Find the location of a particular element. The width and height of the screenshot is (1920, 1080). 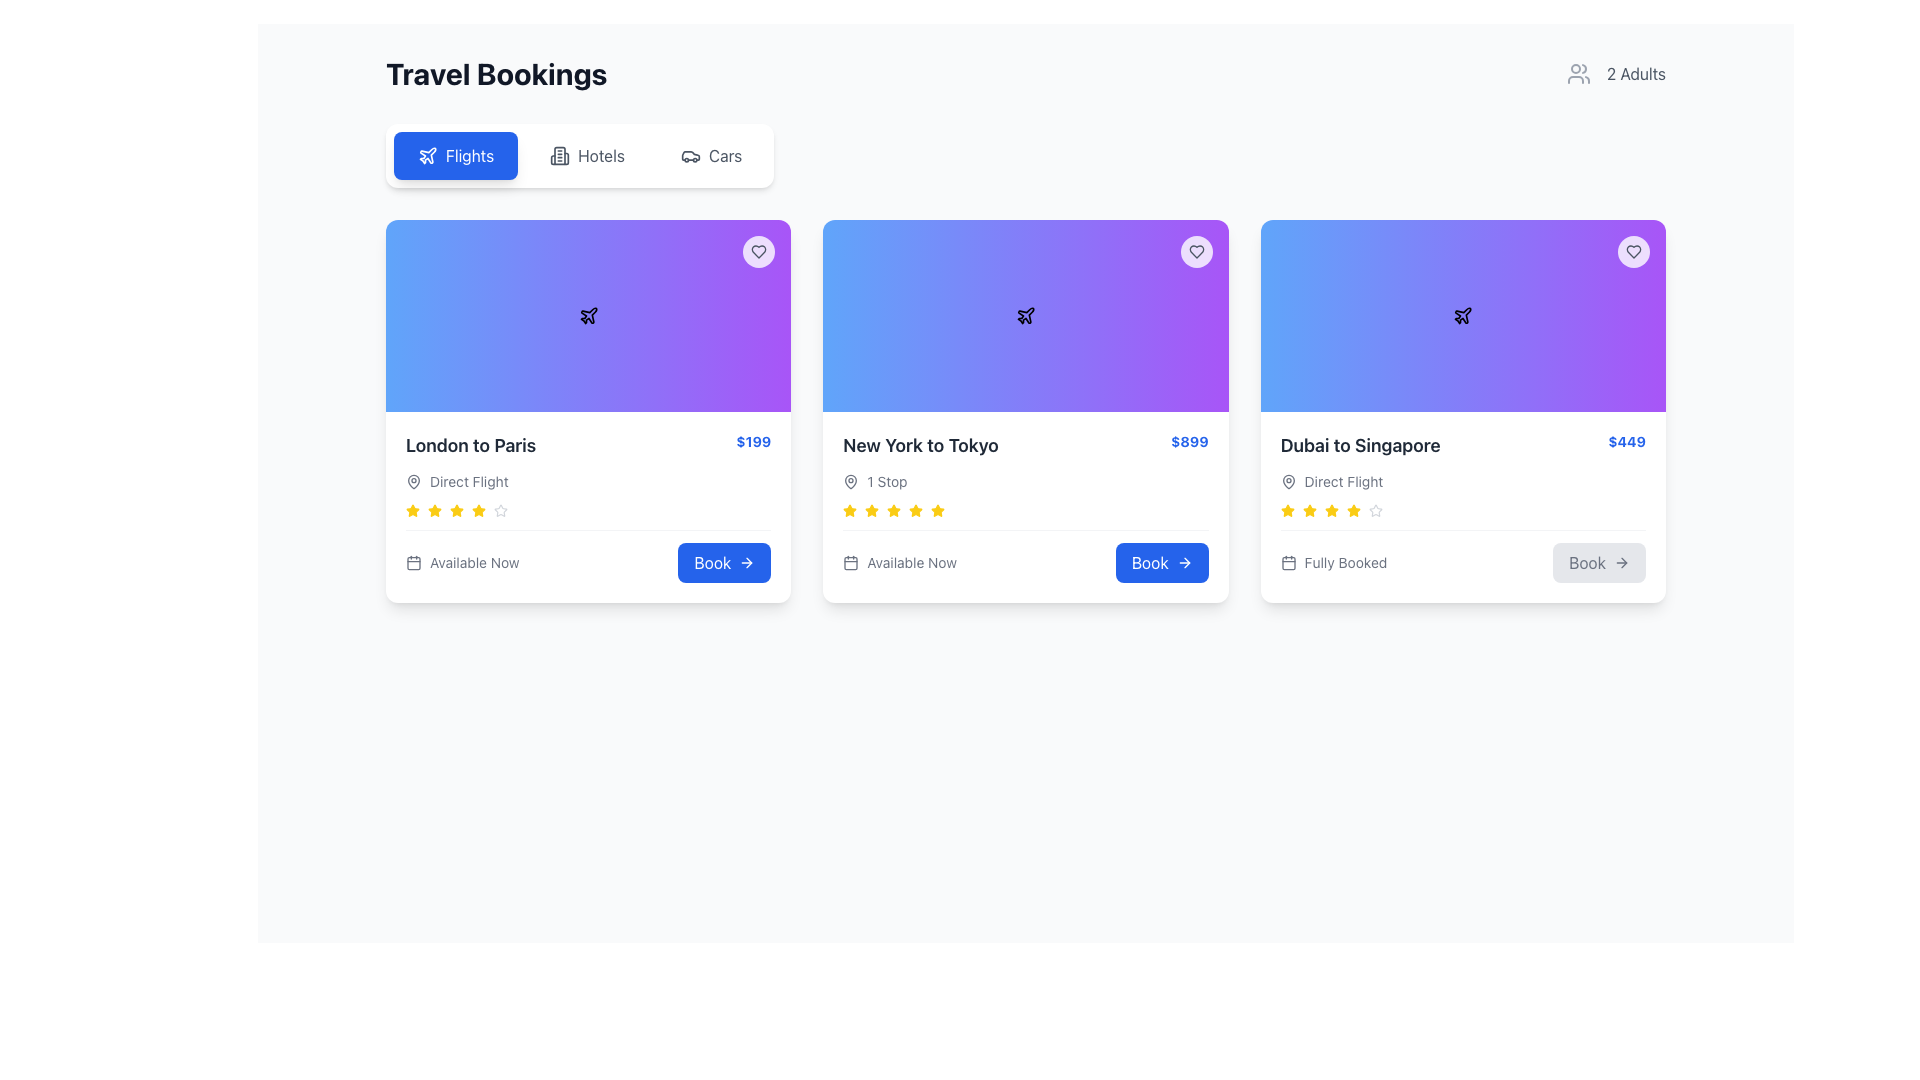

the Navigation or Category Selector button is located at coordinates (579, 154).